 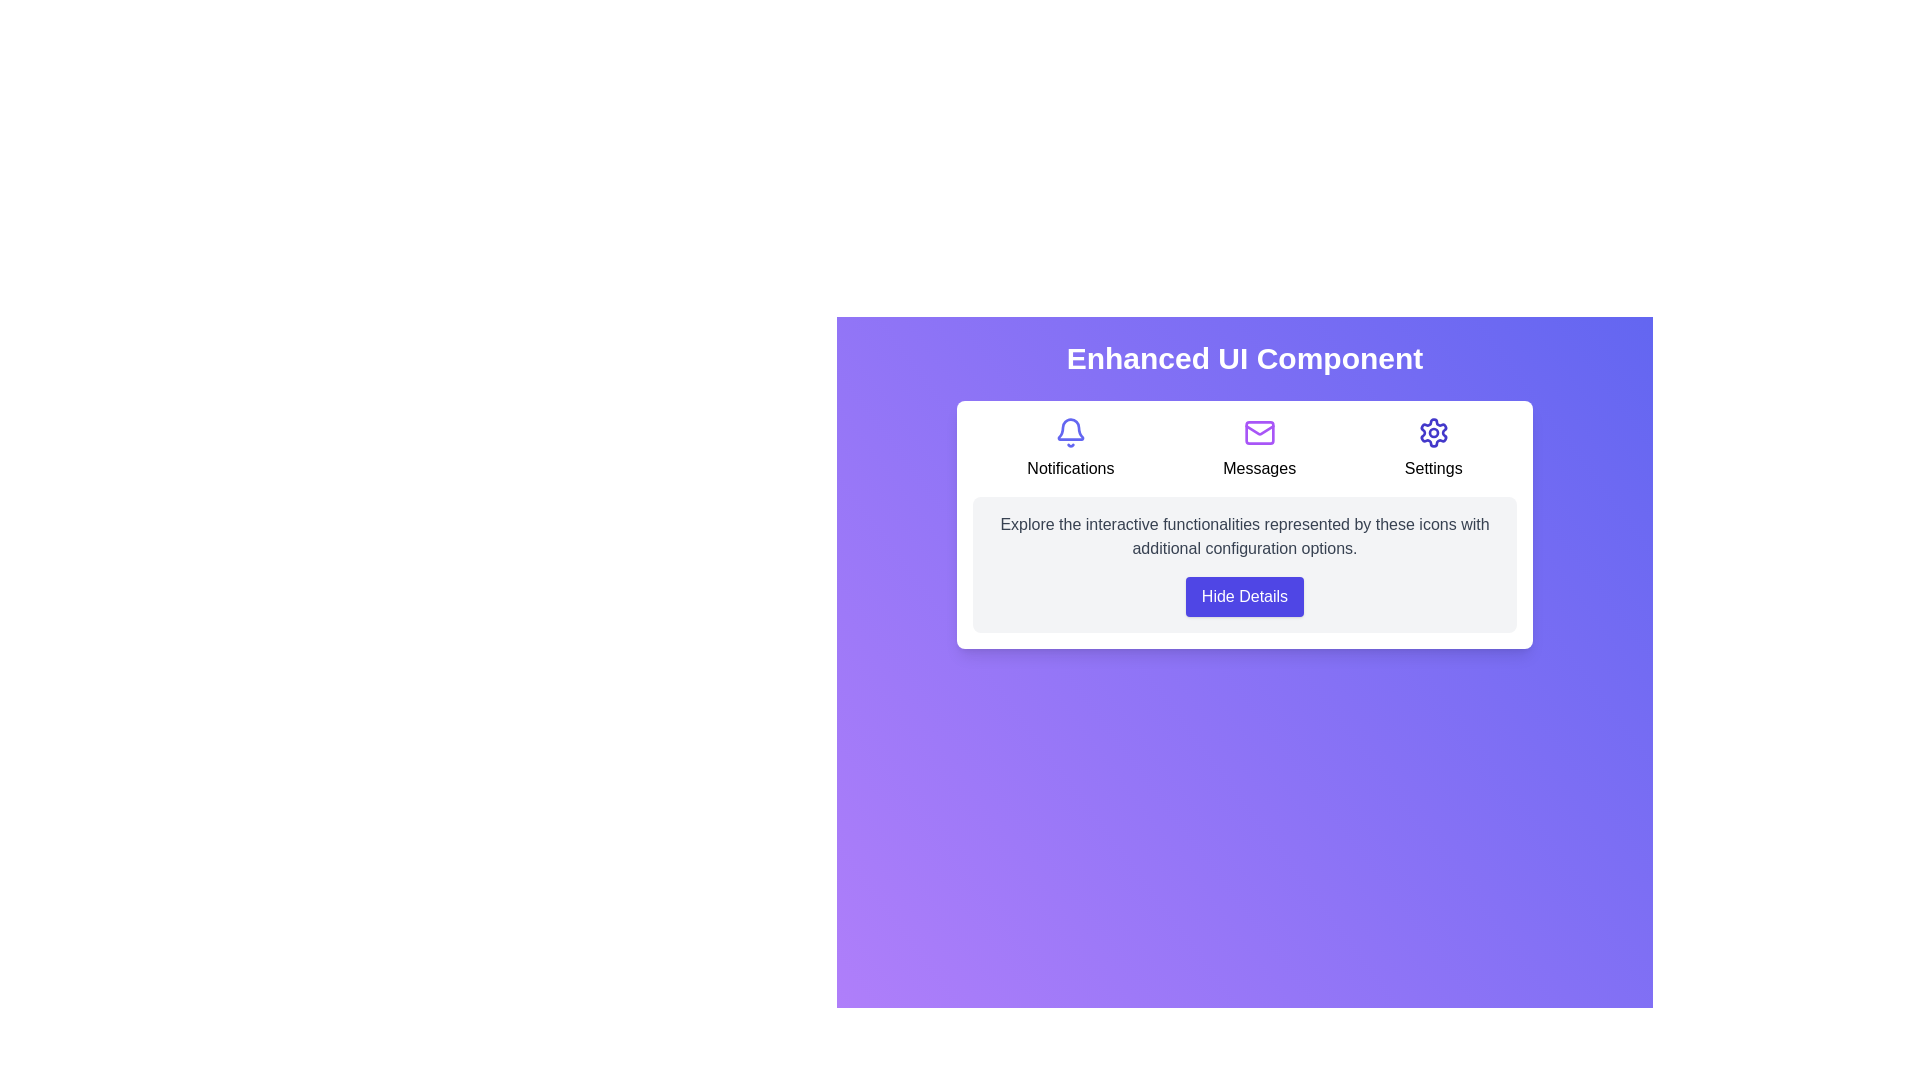 What do you see at coordinates (1432, 447) in the screenshot?
I see `the 'Settings' button, which features a gear icon with a purple outline and a label underneath reading 'Settings'` at bounding box center [1432, 447].